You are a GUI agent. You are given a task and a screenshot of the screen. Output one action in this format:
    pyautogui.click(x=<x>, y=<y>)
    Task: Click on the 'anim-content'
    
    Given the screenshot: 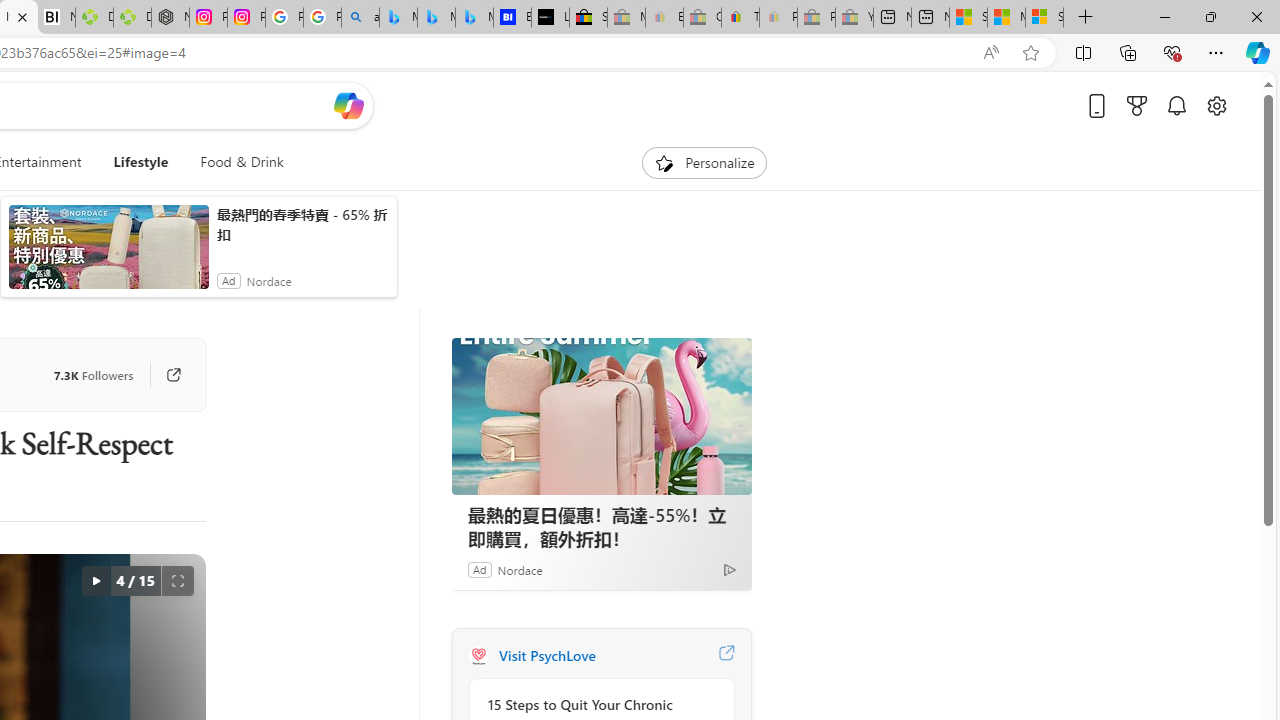 What is the action you would take?
    pyautogui.click(x=107, y=254)
    